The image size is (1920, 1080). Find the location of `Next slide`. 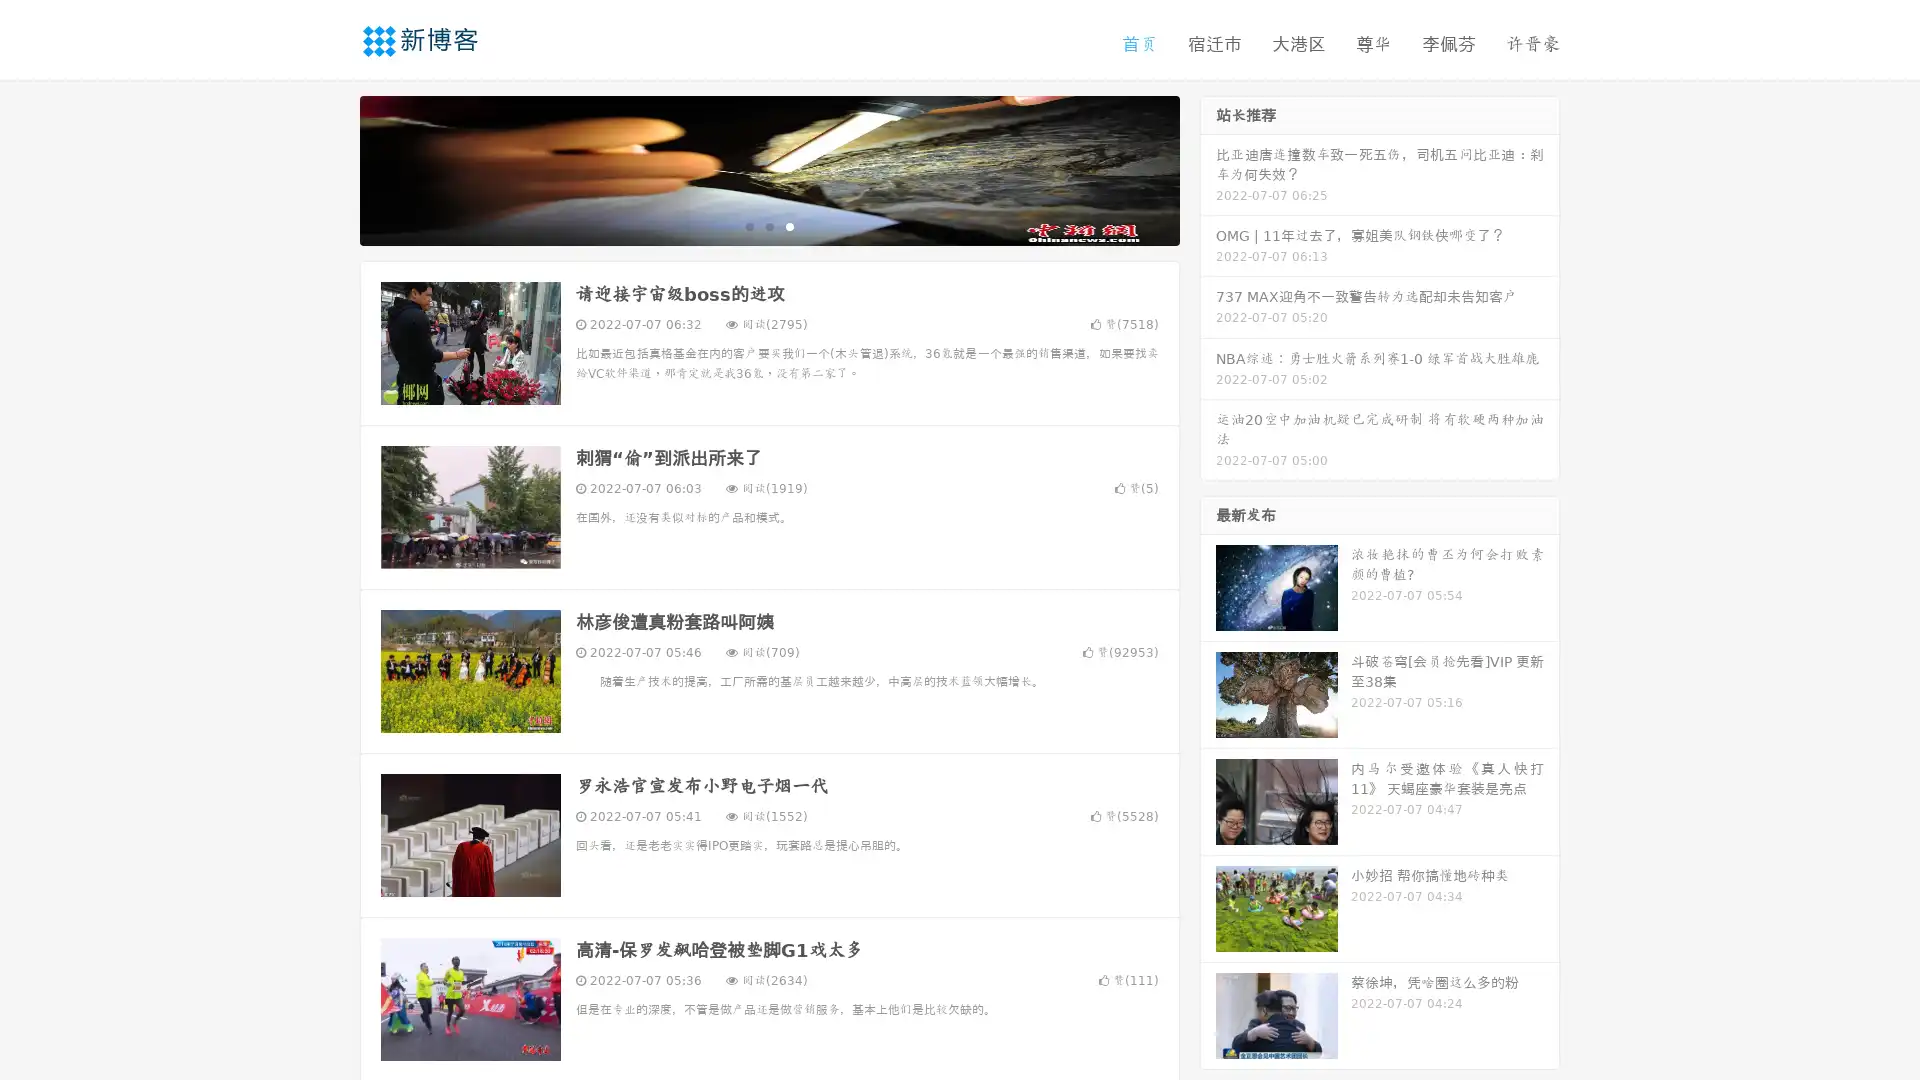

Next slide is located at coordinates (1208, 168).